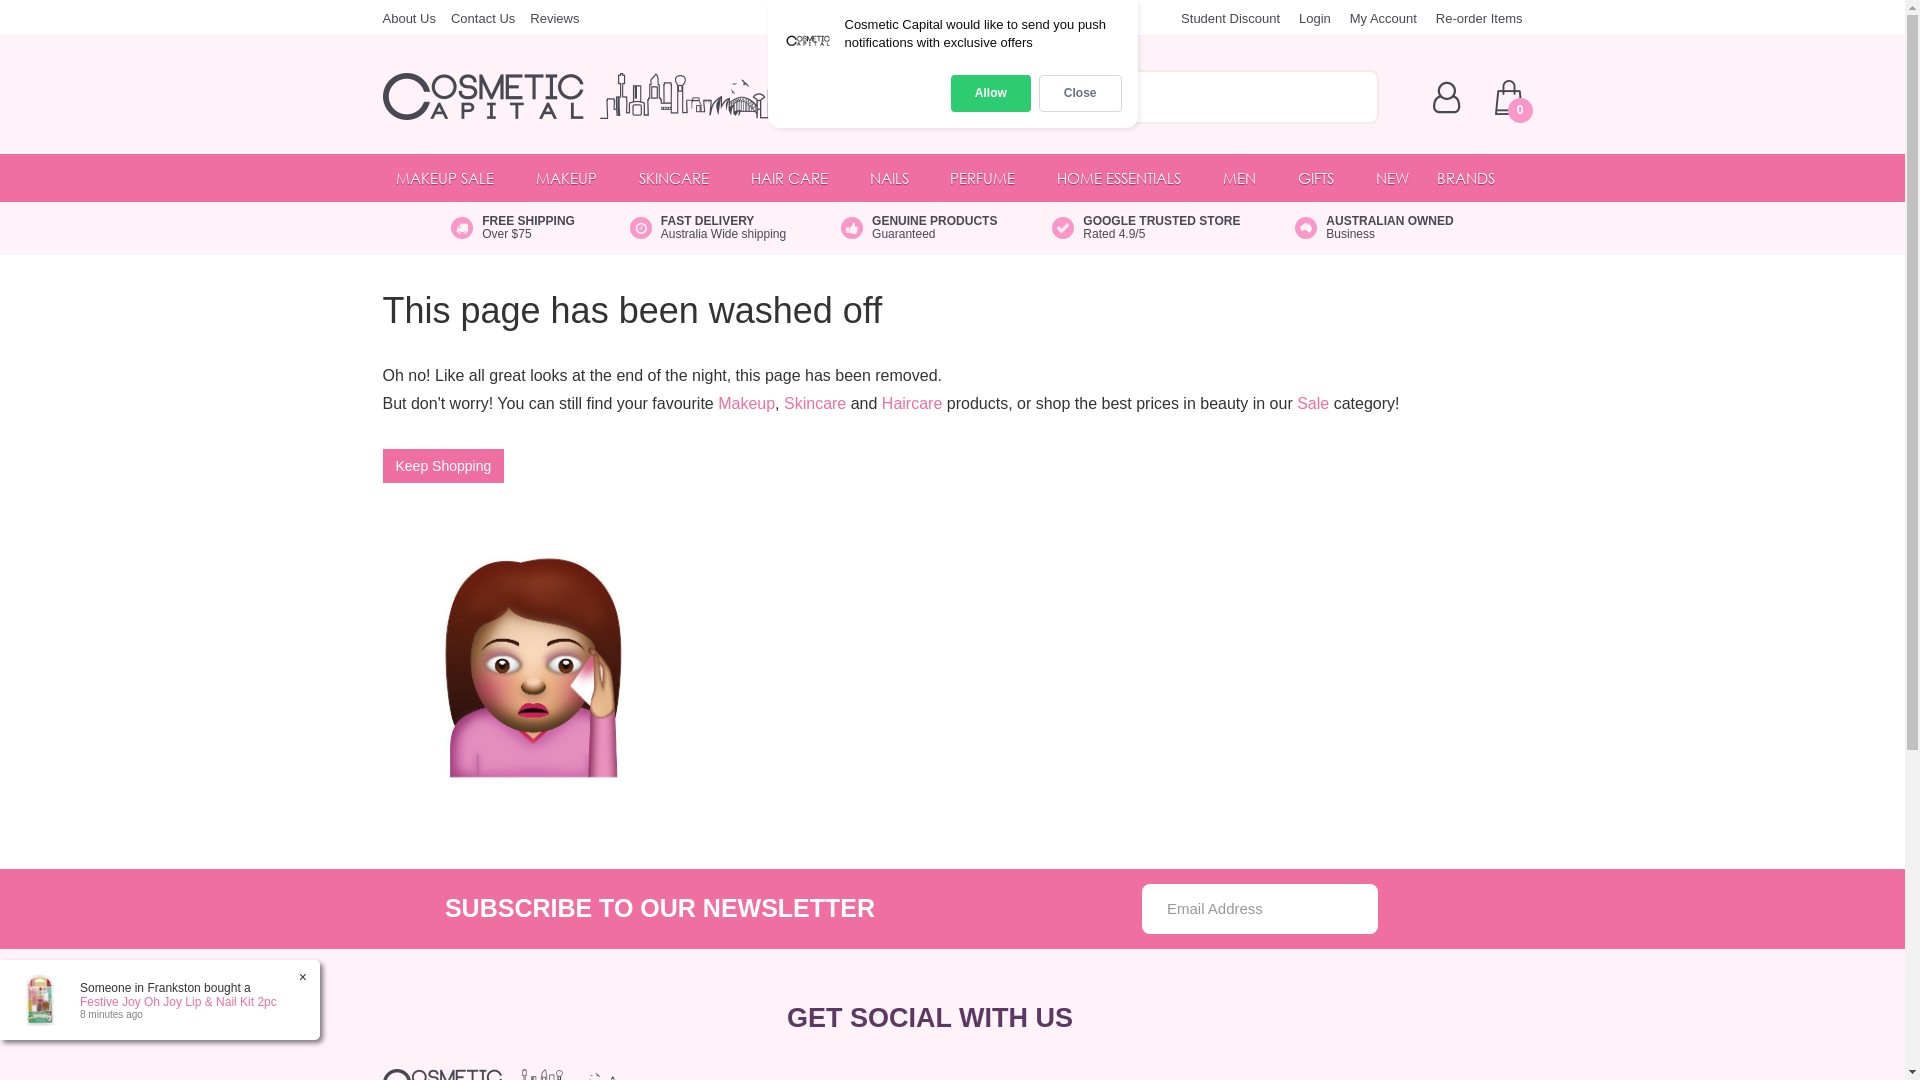  What do you see at coordinates (1473, 176) in the screenshot?
I see `'BRANDS'` at bounding box center [1473, 176].